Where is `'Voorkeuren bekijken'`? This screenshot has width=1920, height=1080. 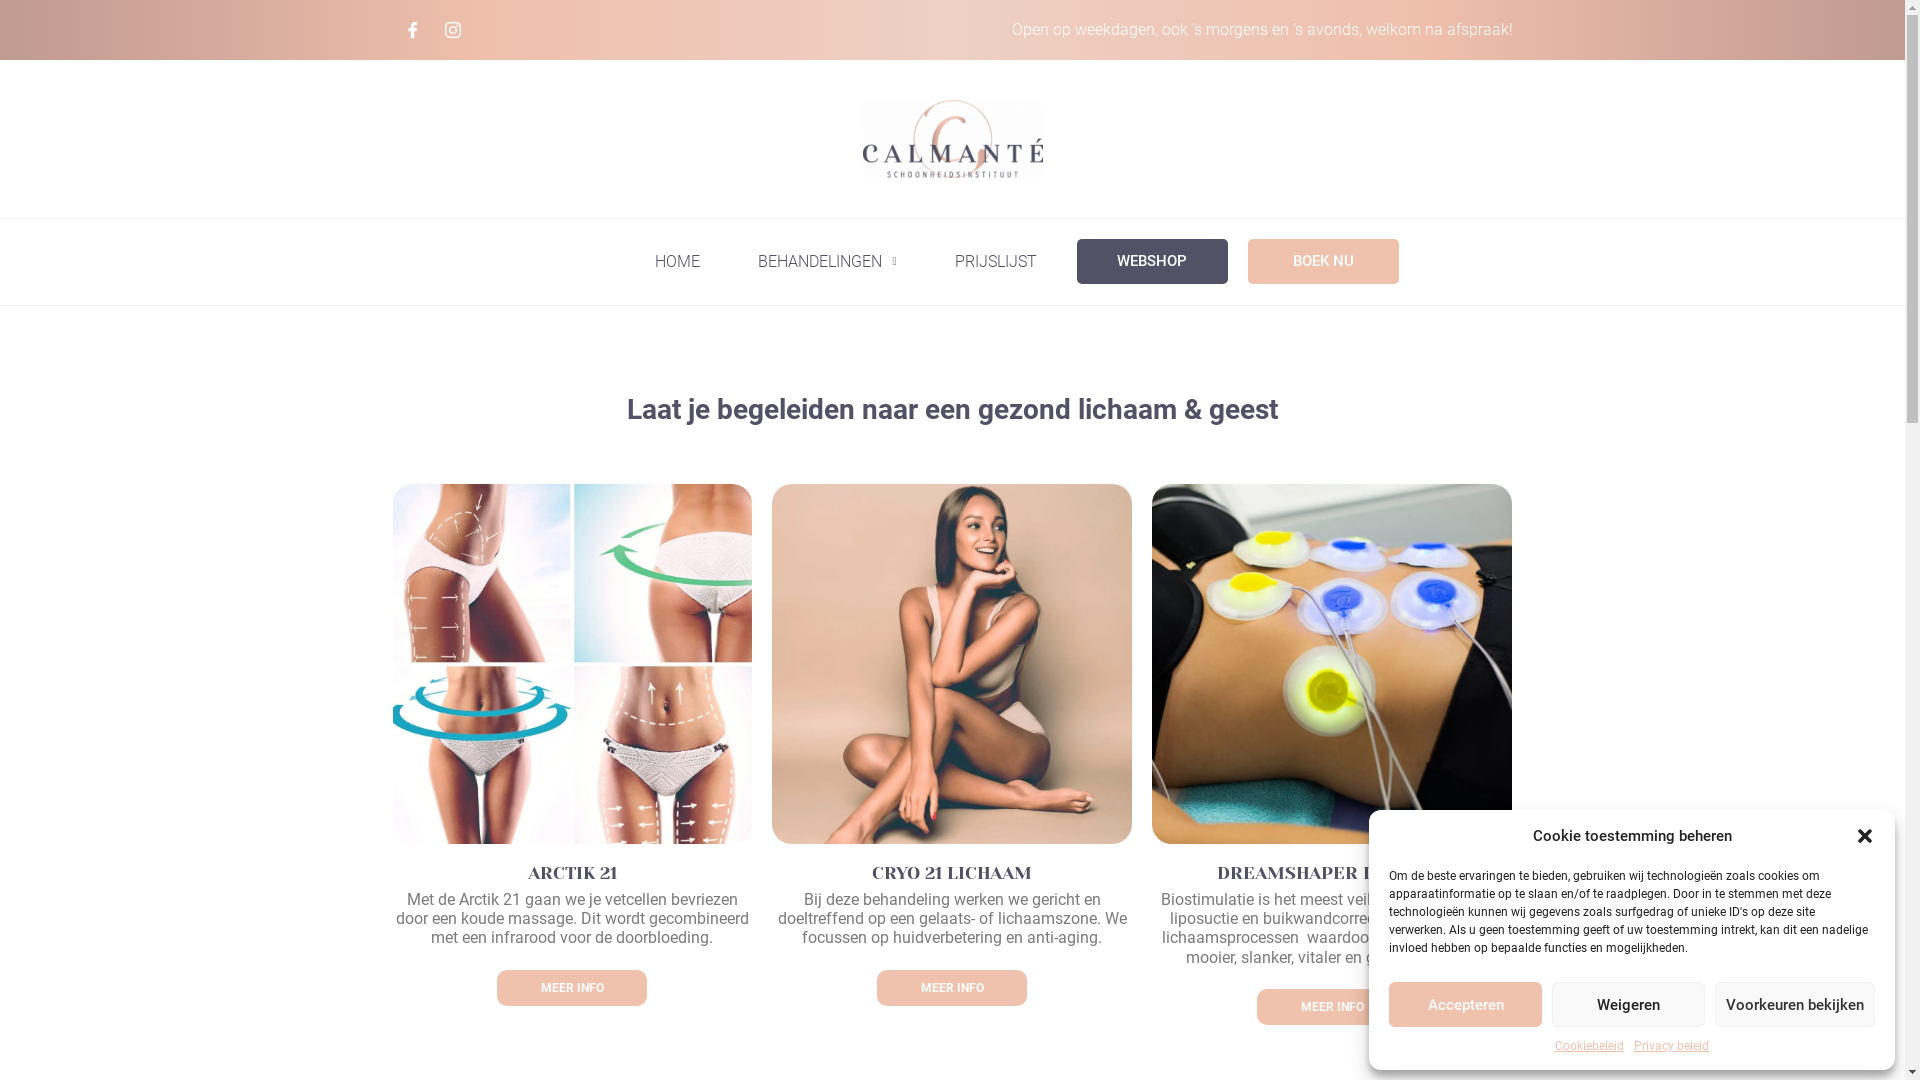
'Voorkeuren bekijken' is located at coordinates (1795, 1004).